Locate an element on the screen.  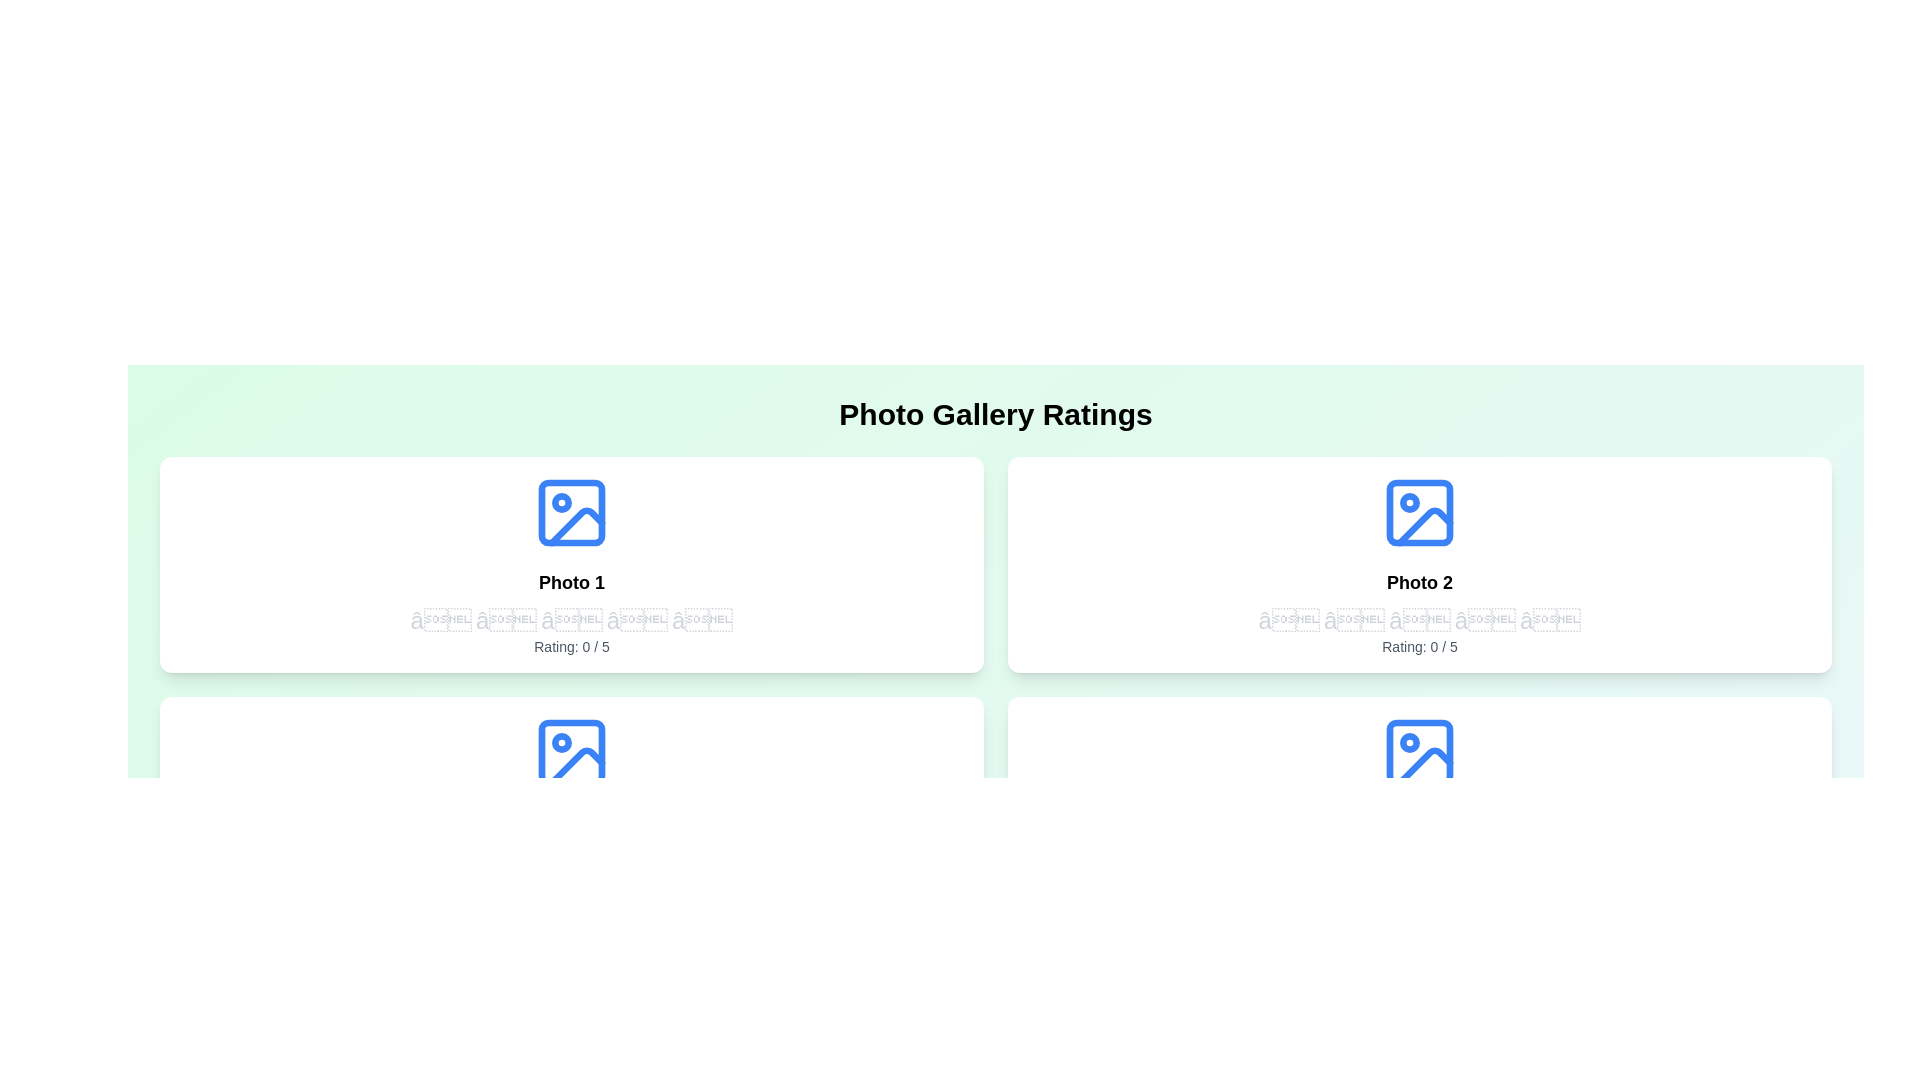
the rating of the first photo to 1 stars is located at coordinates (440, 620).